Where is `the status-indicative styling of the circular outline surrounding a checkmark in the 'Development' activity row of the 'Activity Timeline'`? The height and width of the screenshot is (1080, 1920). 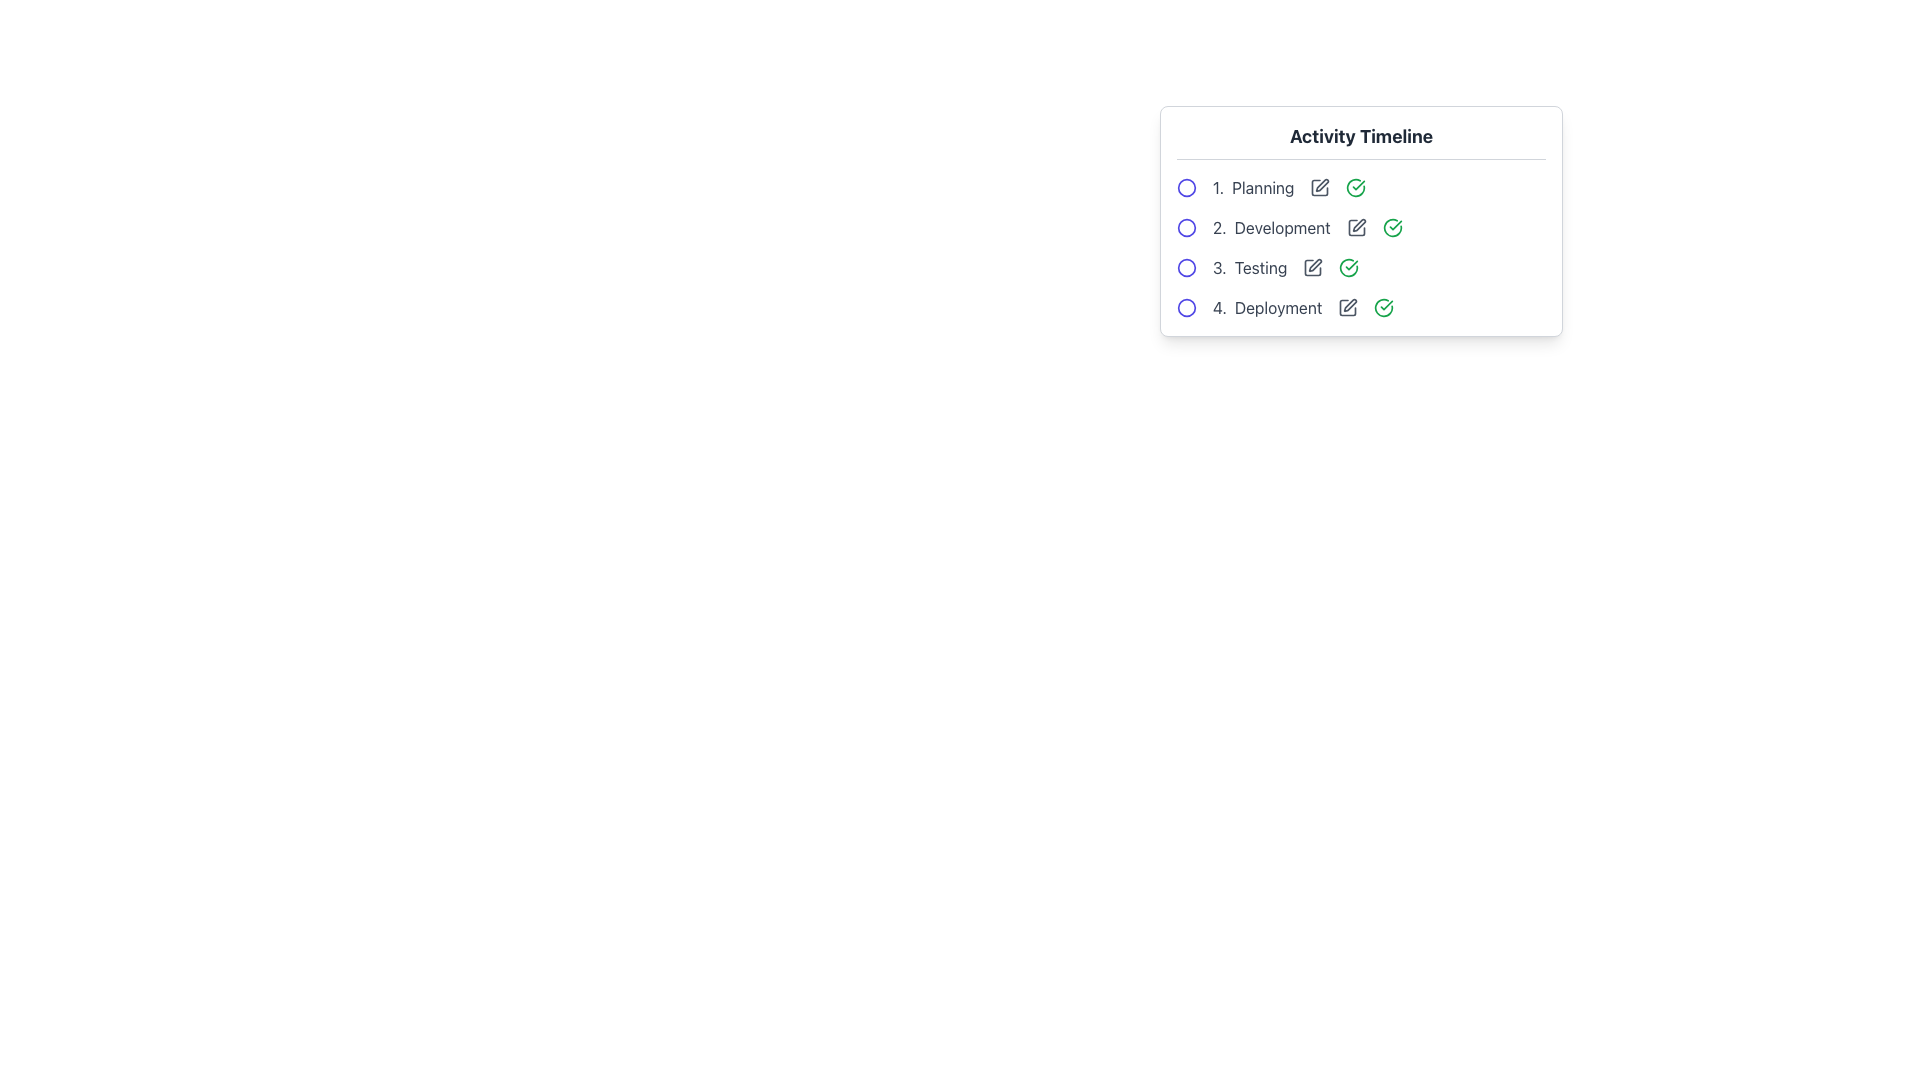
the status-indicative styling of the circular outline surrounding a checkmark in the 'Development' activity row of the 'Activity Timeline' is located at coordinates (1391, 226).